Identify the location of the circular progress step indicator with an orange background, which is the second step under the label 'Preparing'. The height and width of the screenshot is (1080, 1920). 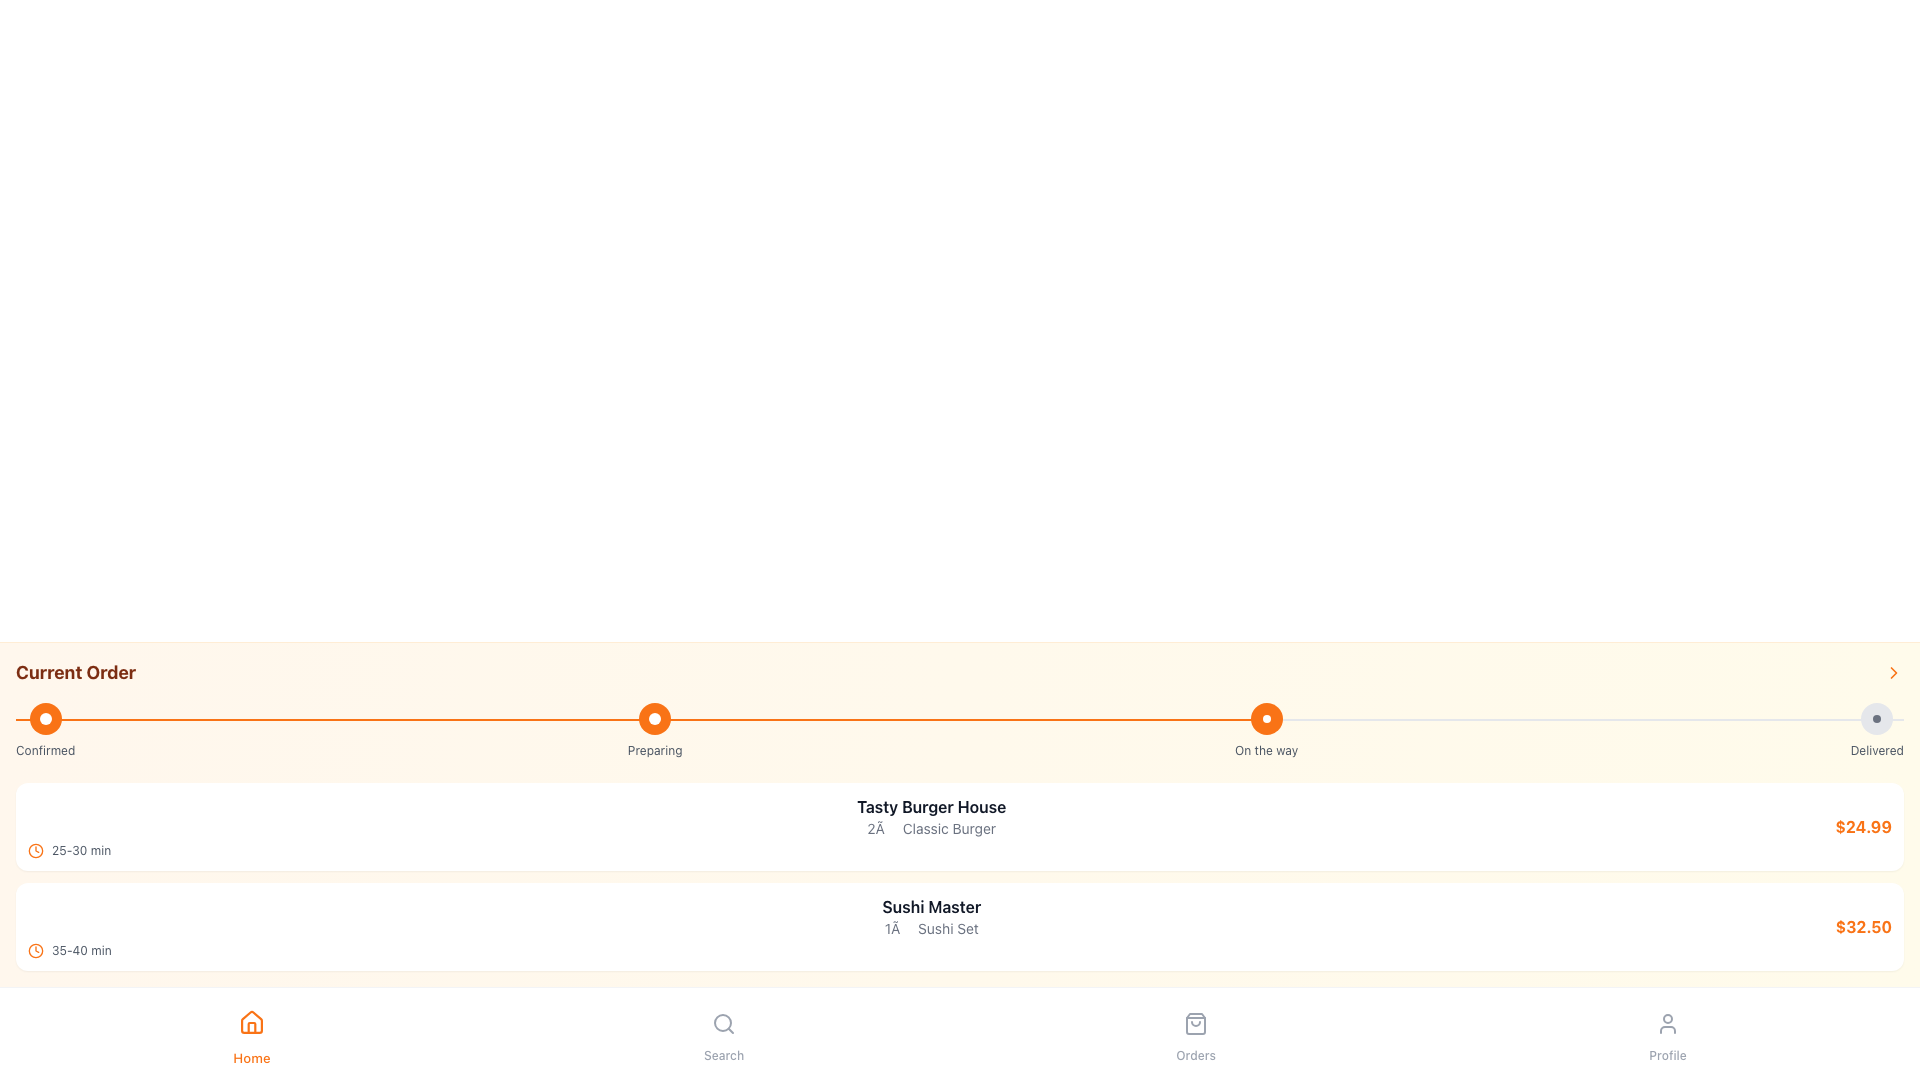
(655, 717).